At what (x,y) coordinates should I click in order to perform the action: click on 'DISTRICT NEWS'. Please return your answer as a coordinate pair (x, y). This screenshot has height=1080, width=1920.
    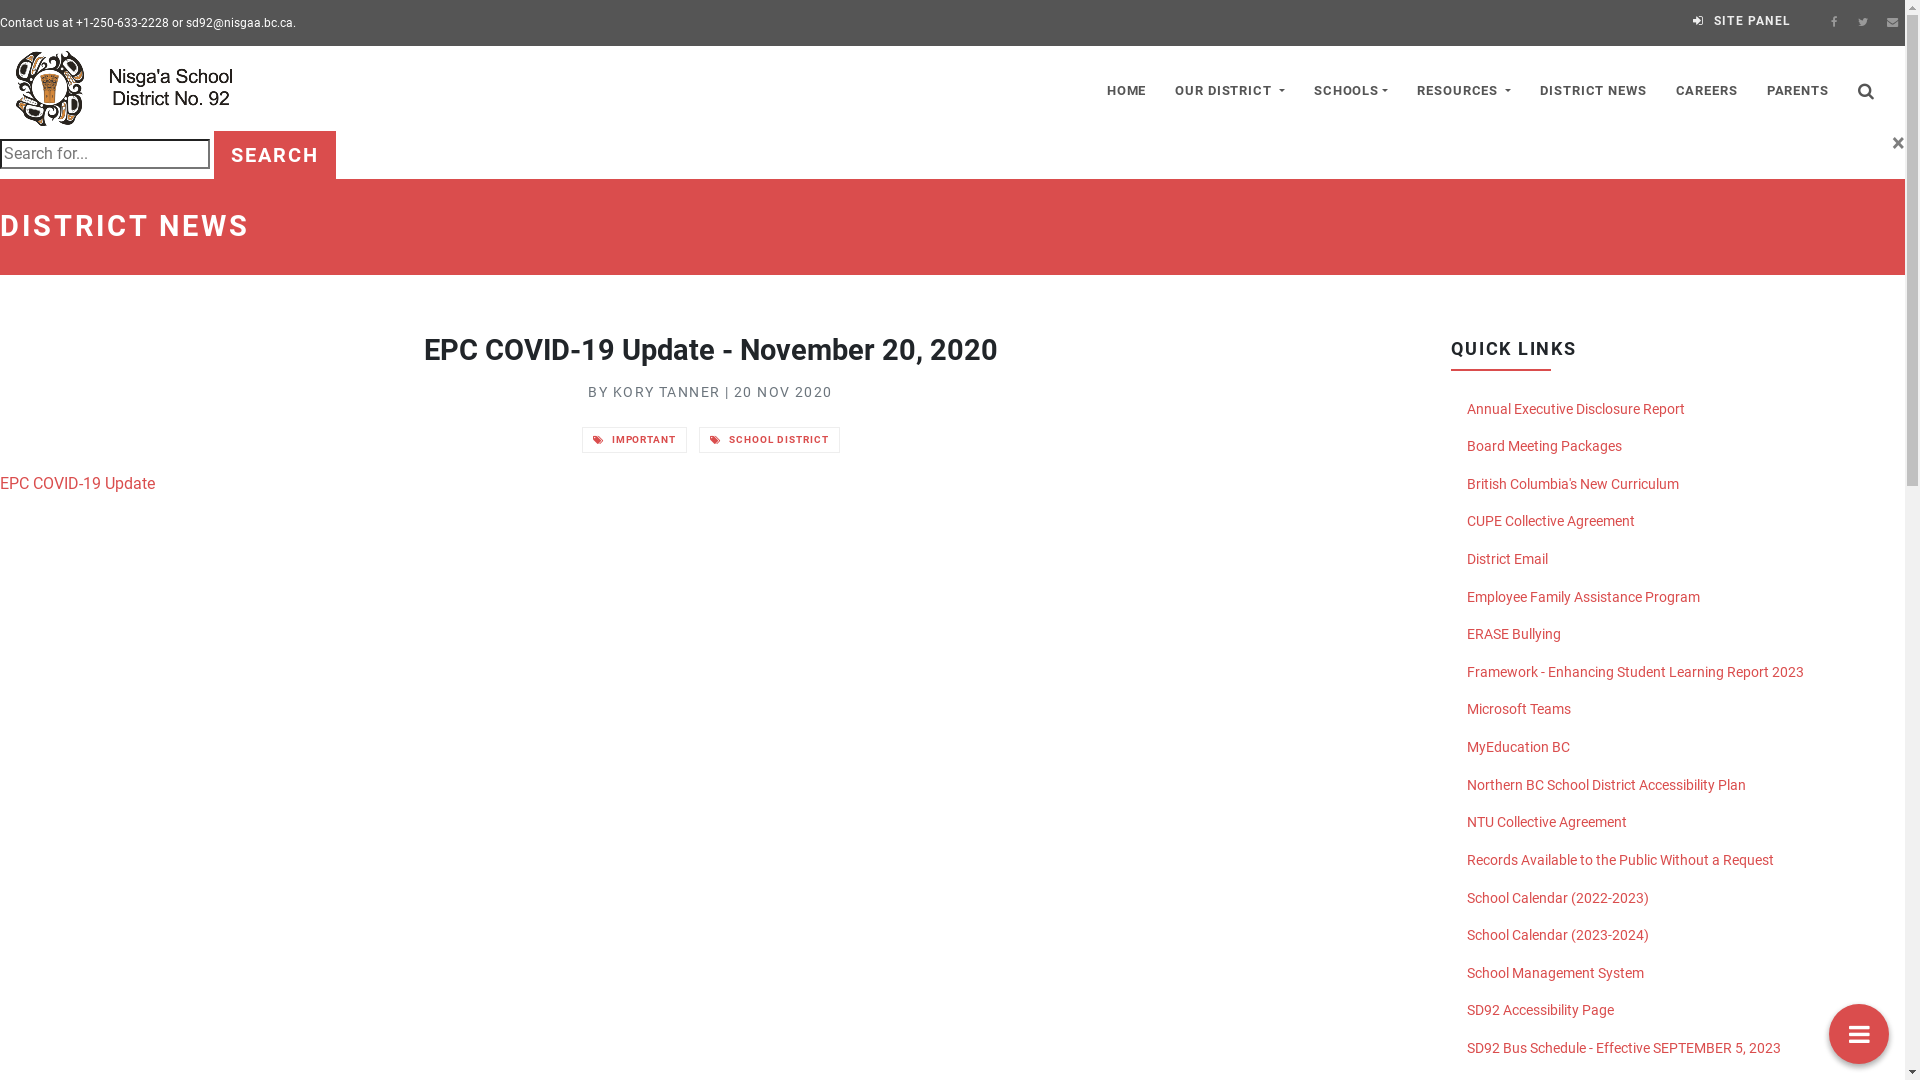
    Looking at the image, I should click on (1592, 87).